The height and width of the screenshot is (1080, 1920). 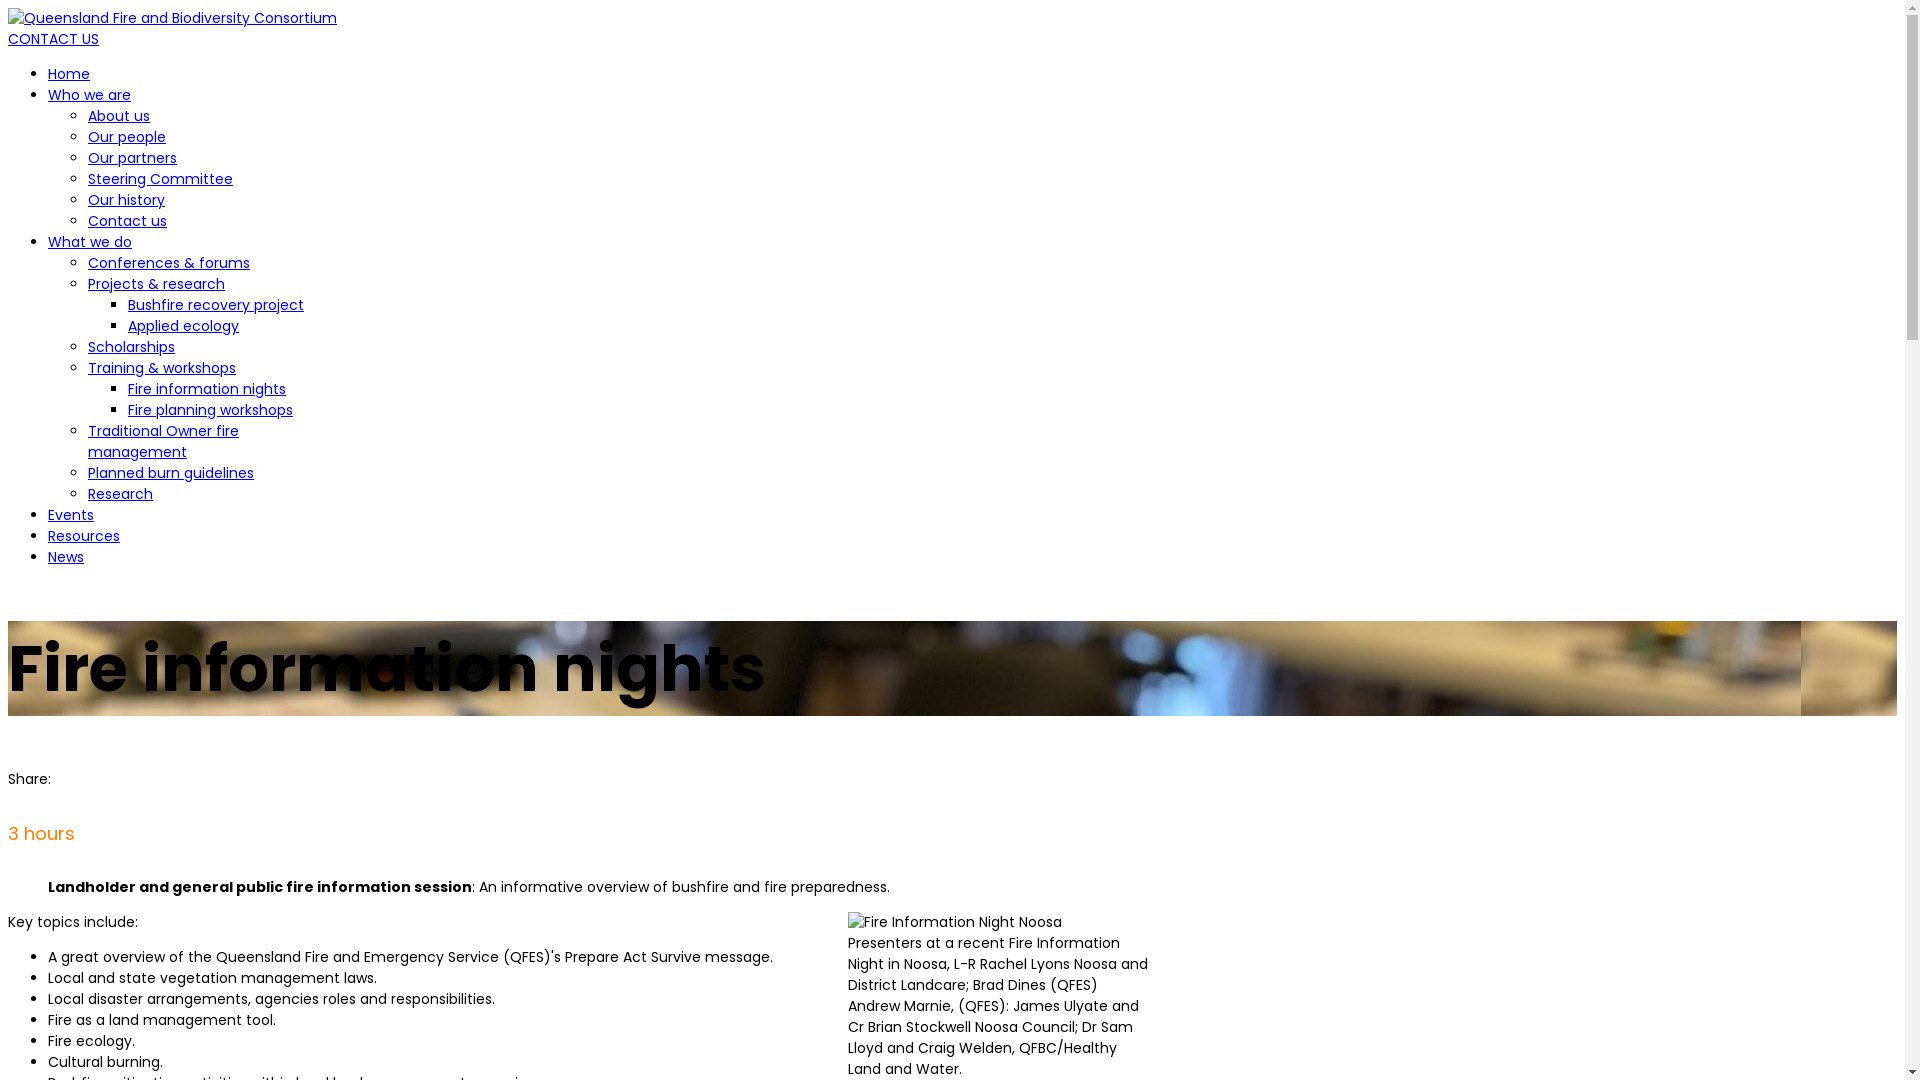 I want to click on 'Home', so click(x=68, y=72).